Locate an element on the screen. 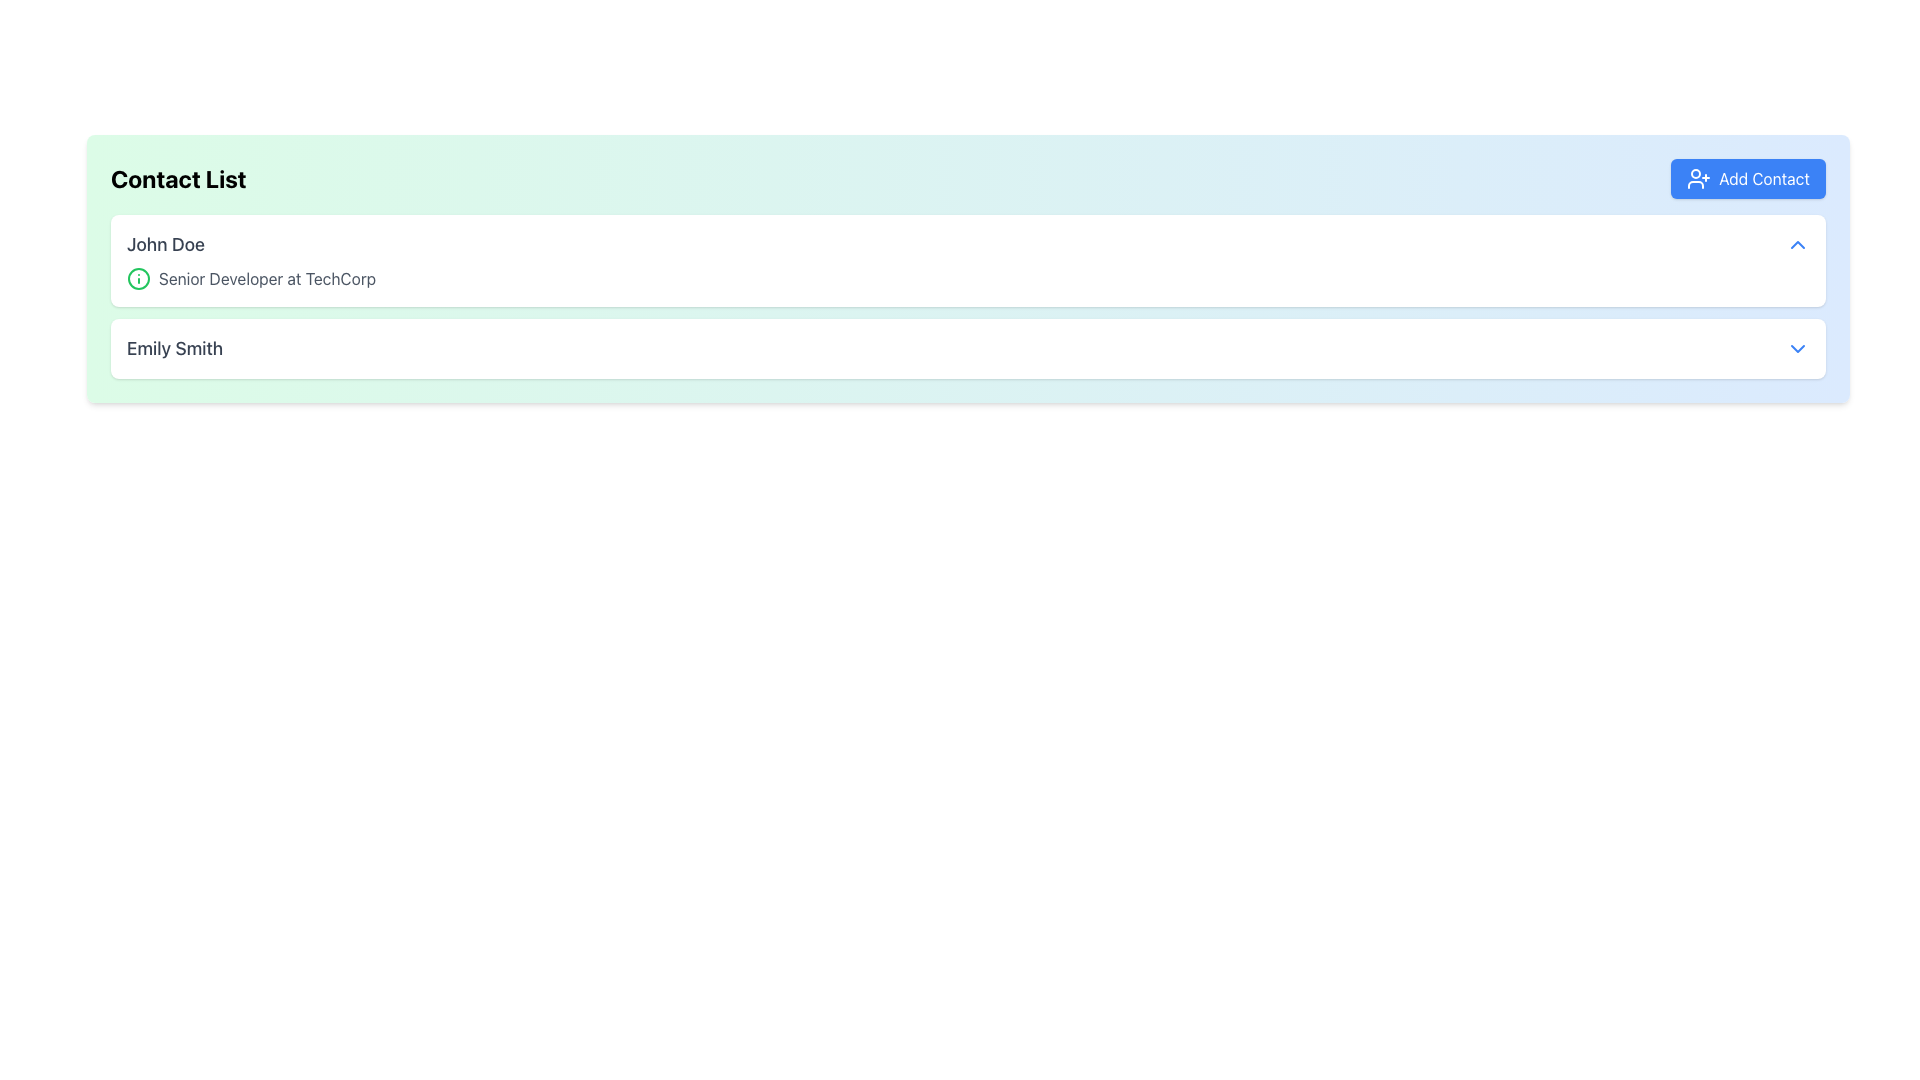 This screenshot has width=1920, height=1080. the Chevron icon button positioned to the far right of 'Emily Smith' in the contact list is located at coordinates (1798, 347).